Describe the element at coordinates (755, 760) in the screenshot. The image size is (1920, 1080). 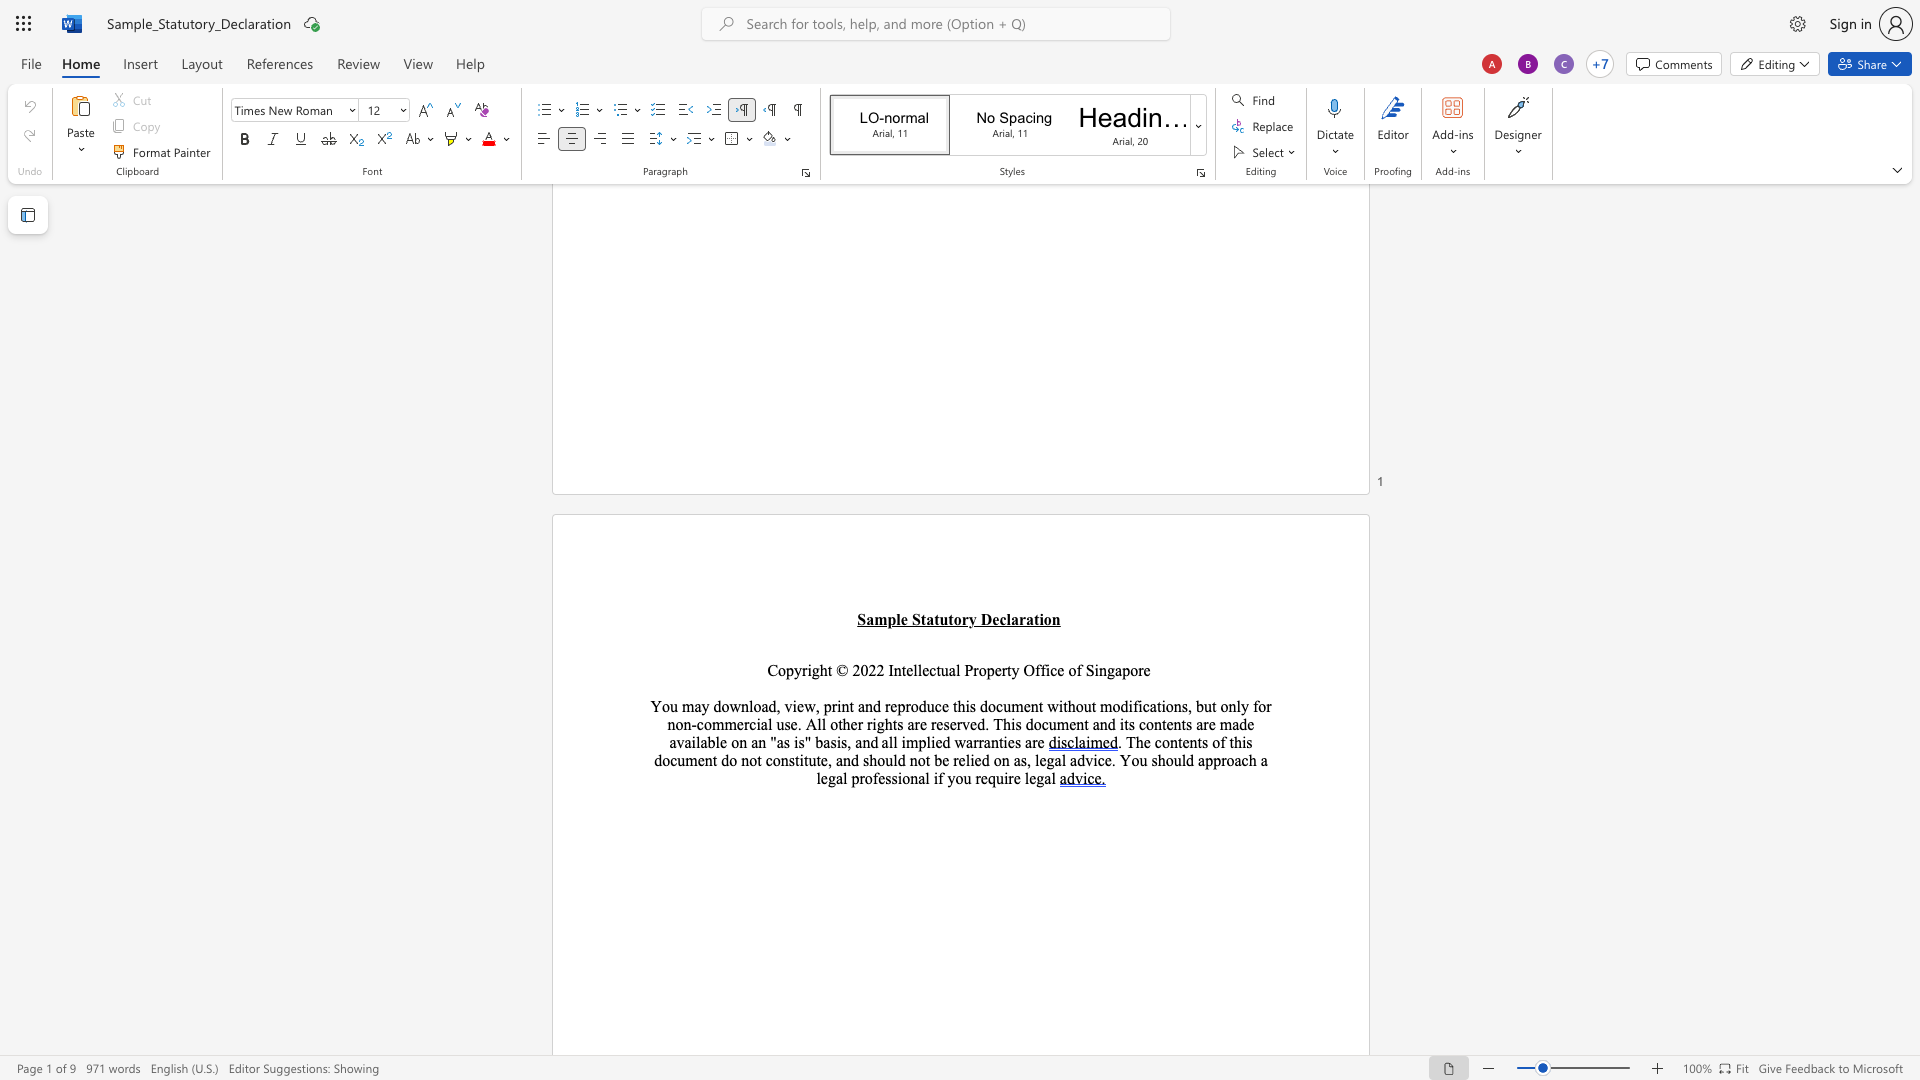
I see `the space between the continuous character "o" and "t" in the text` at that location.